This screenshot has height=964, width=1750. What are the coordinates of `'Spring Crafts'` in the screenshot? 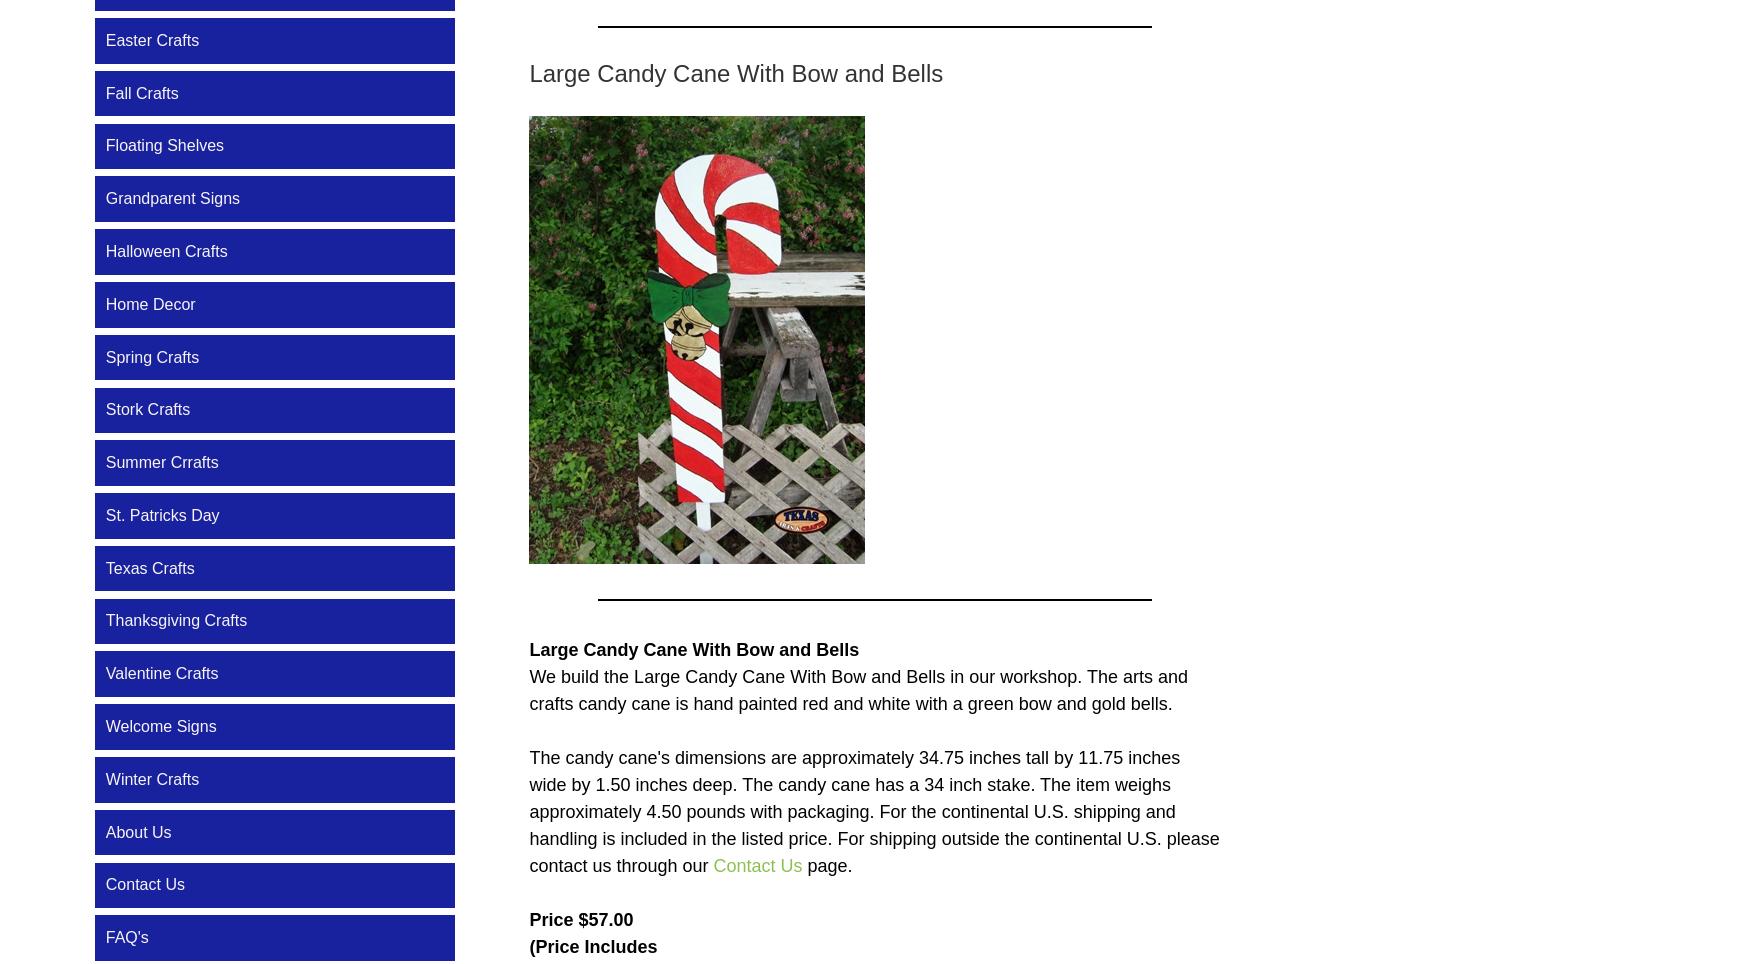 It's located at (151, 355).